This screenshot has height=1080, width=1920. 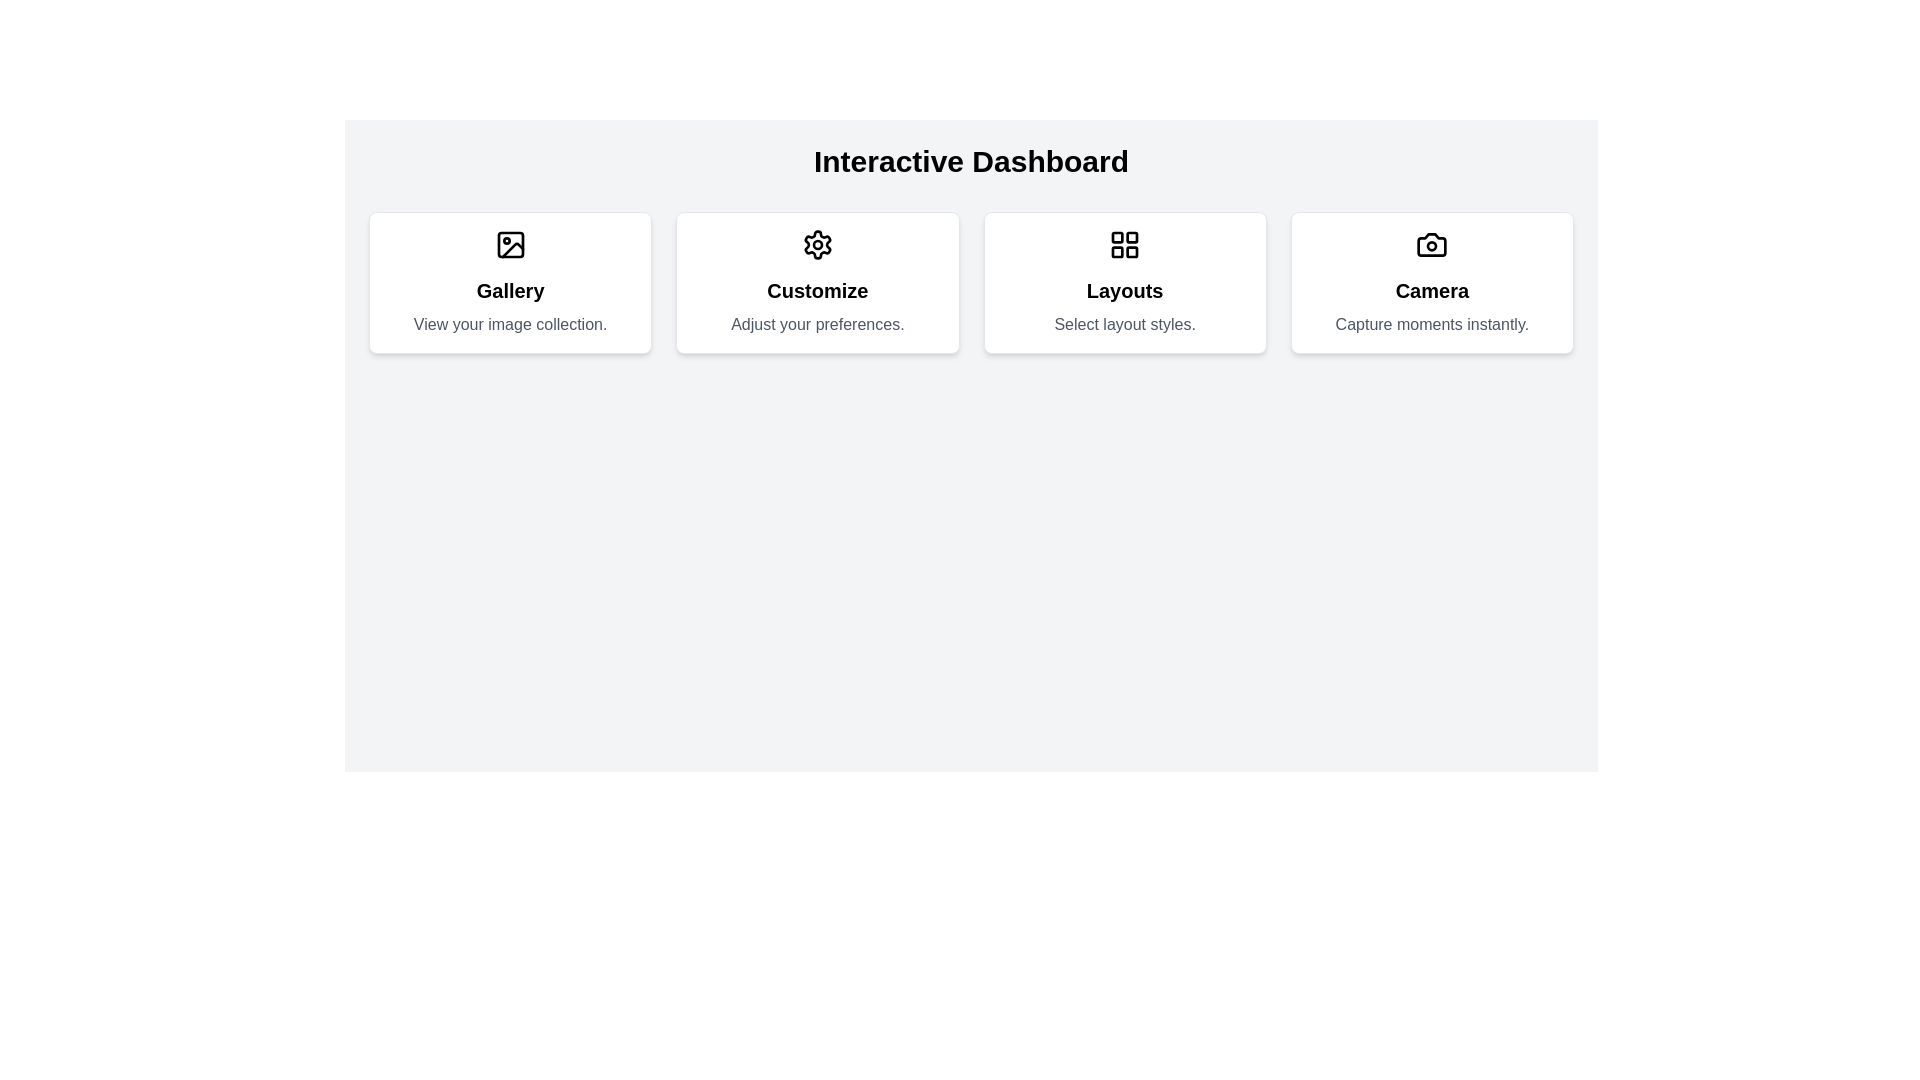 What do you see at coordinates (510, 323) in the screenshot?
I see `the static text label displaying 'View your image collection.' located within the 'Gallery' card` at bounding box center [510, 323].